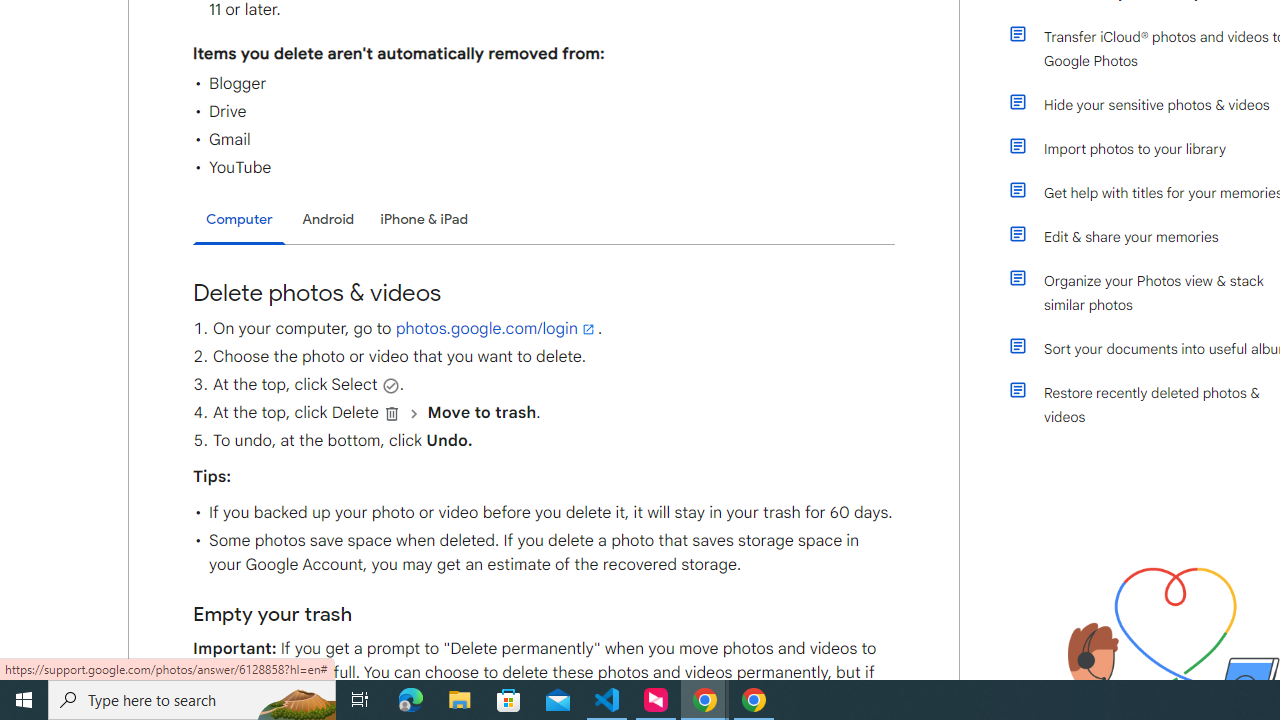  I want to click on 'photos.google.com/login', so click(496, 328).